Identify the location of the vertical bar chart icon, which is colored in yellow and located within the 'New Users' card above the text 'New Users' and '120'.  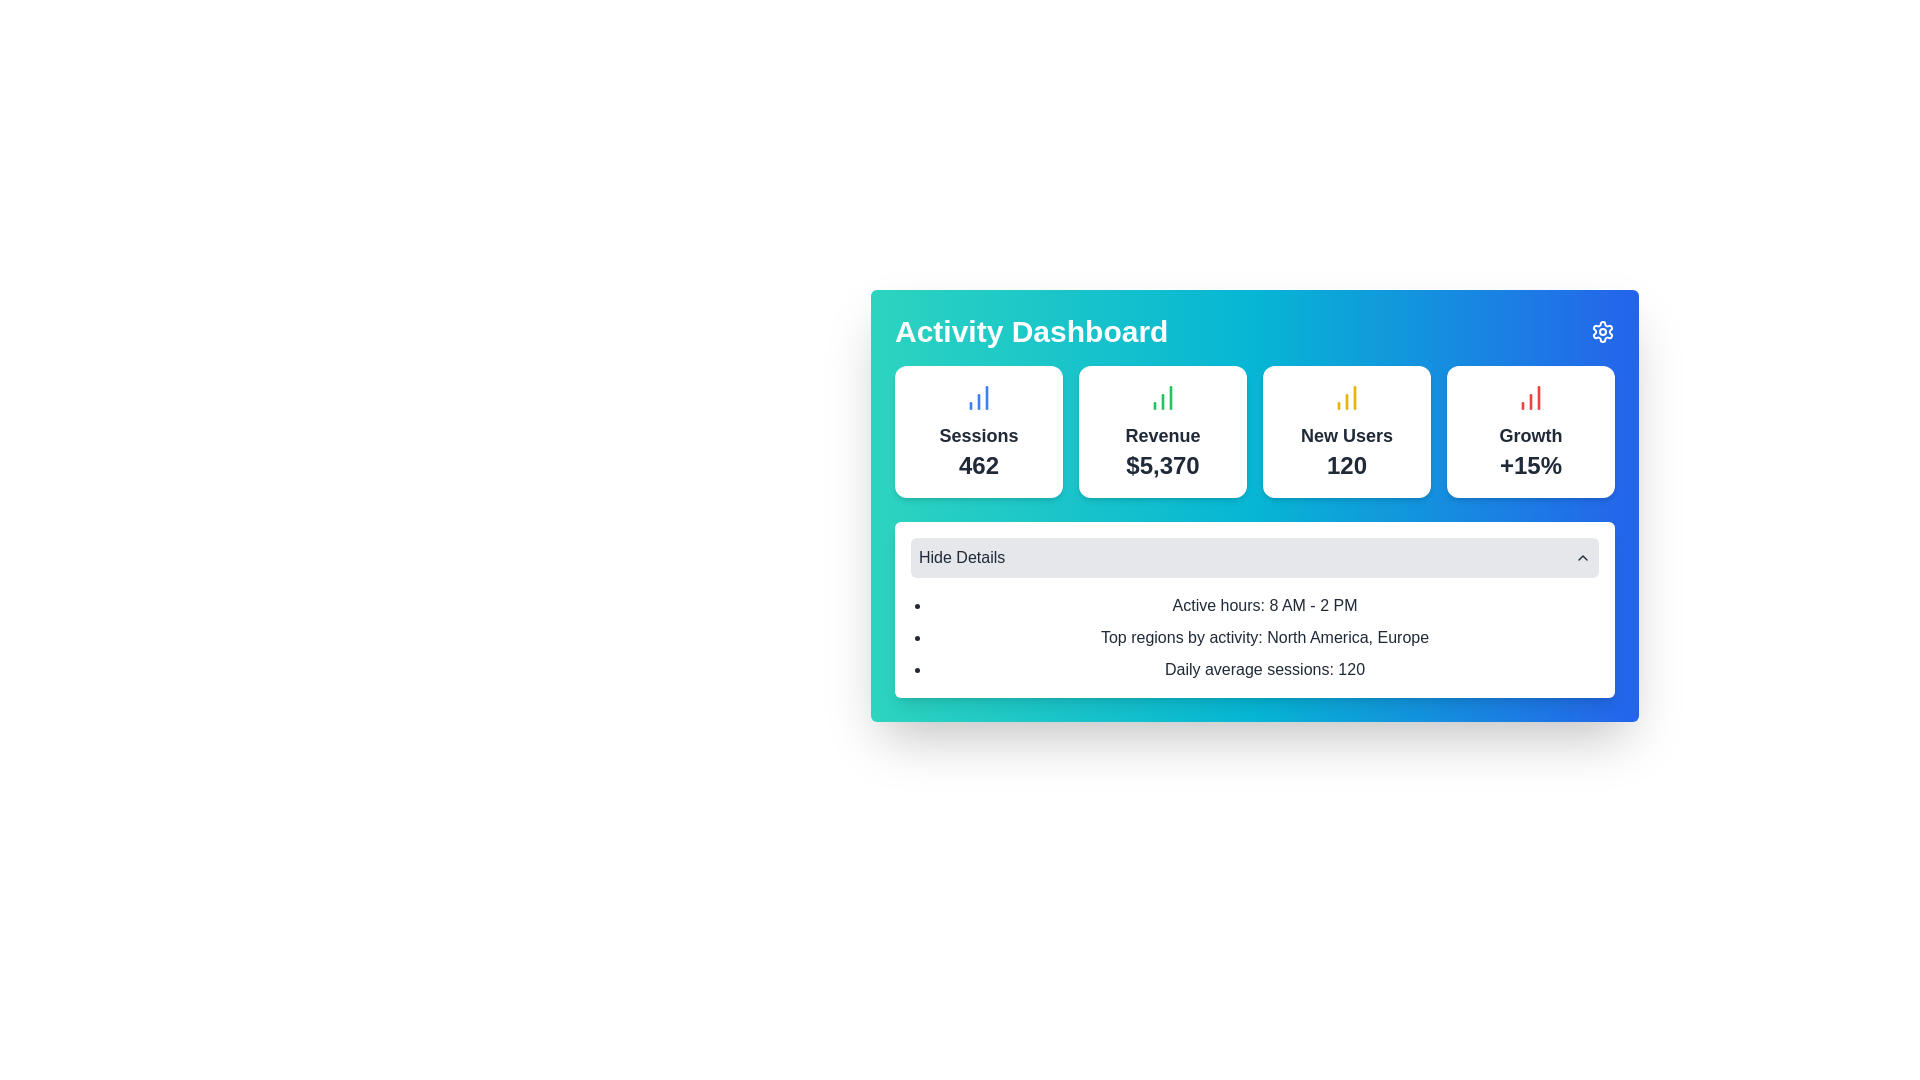
(1347, 397).